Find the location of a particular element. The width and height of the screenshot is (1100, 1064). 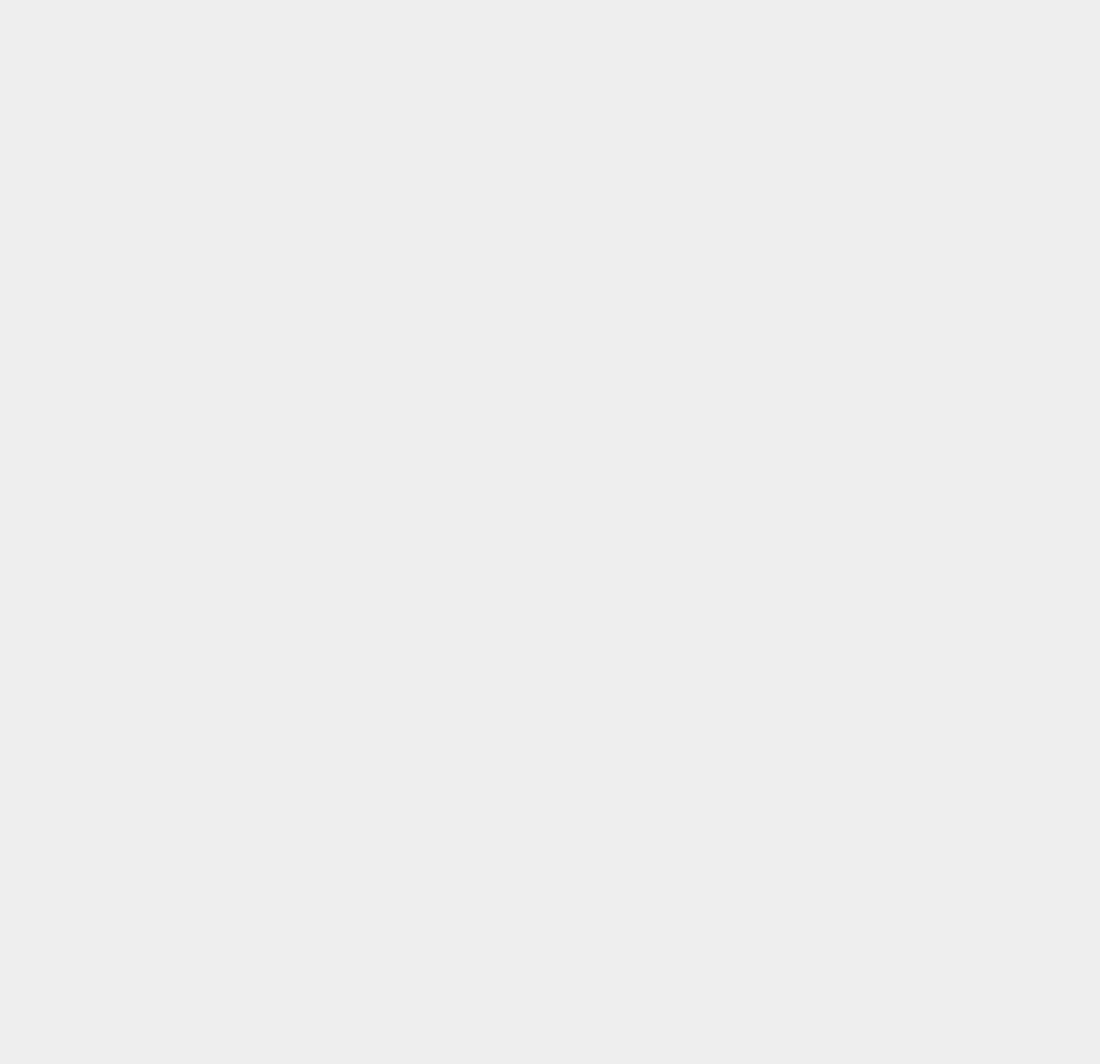

'WiFi Calling' is located at coordinates (813, 581).